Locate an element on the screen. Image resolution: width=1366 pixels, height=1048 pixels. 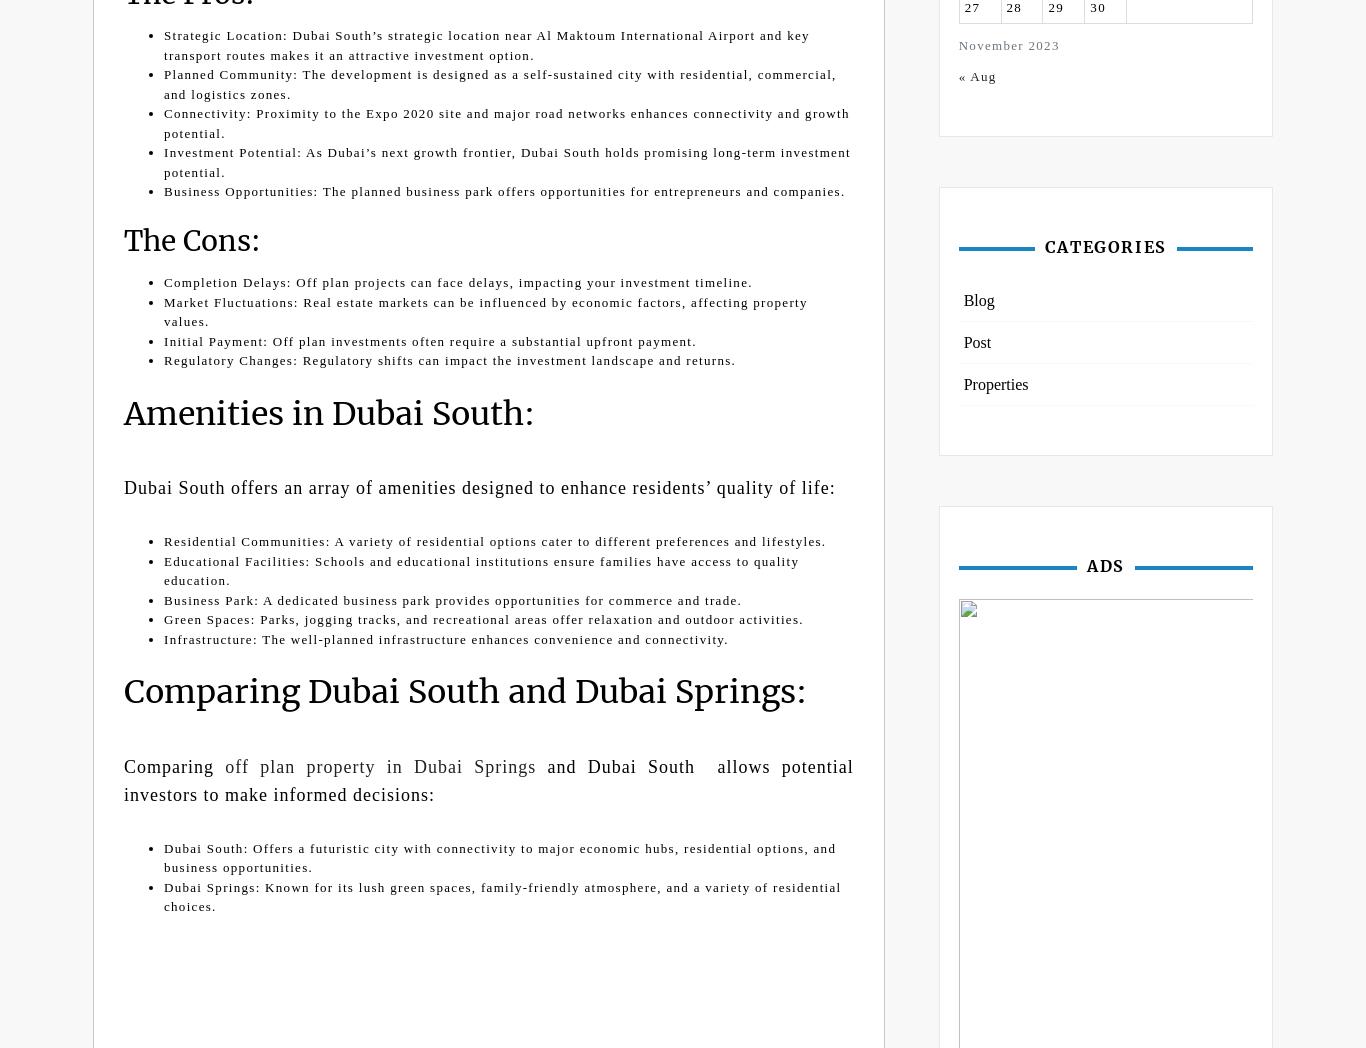
'Residential Communities: A variety of residential options cater to different preferences and lifestyles.' is located at coordinates (495, 540).